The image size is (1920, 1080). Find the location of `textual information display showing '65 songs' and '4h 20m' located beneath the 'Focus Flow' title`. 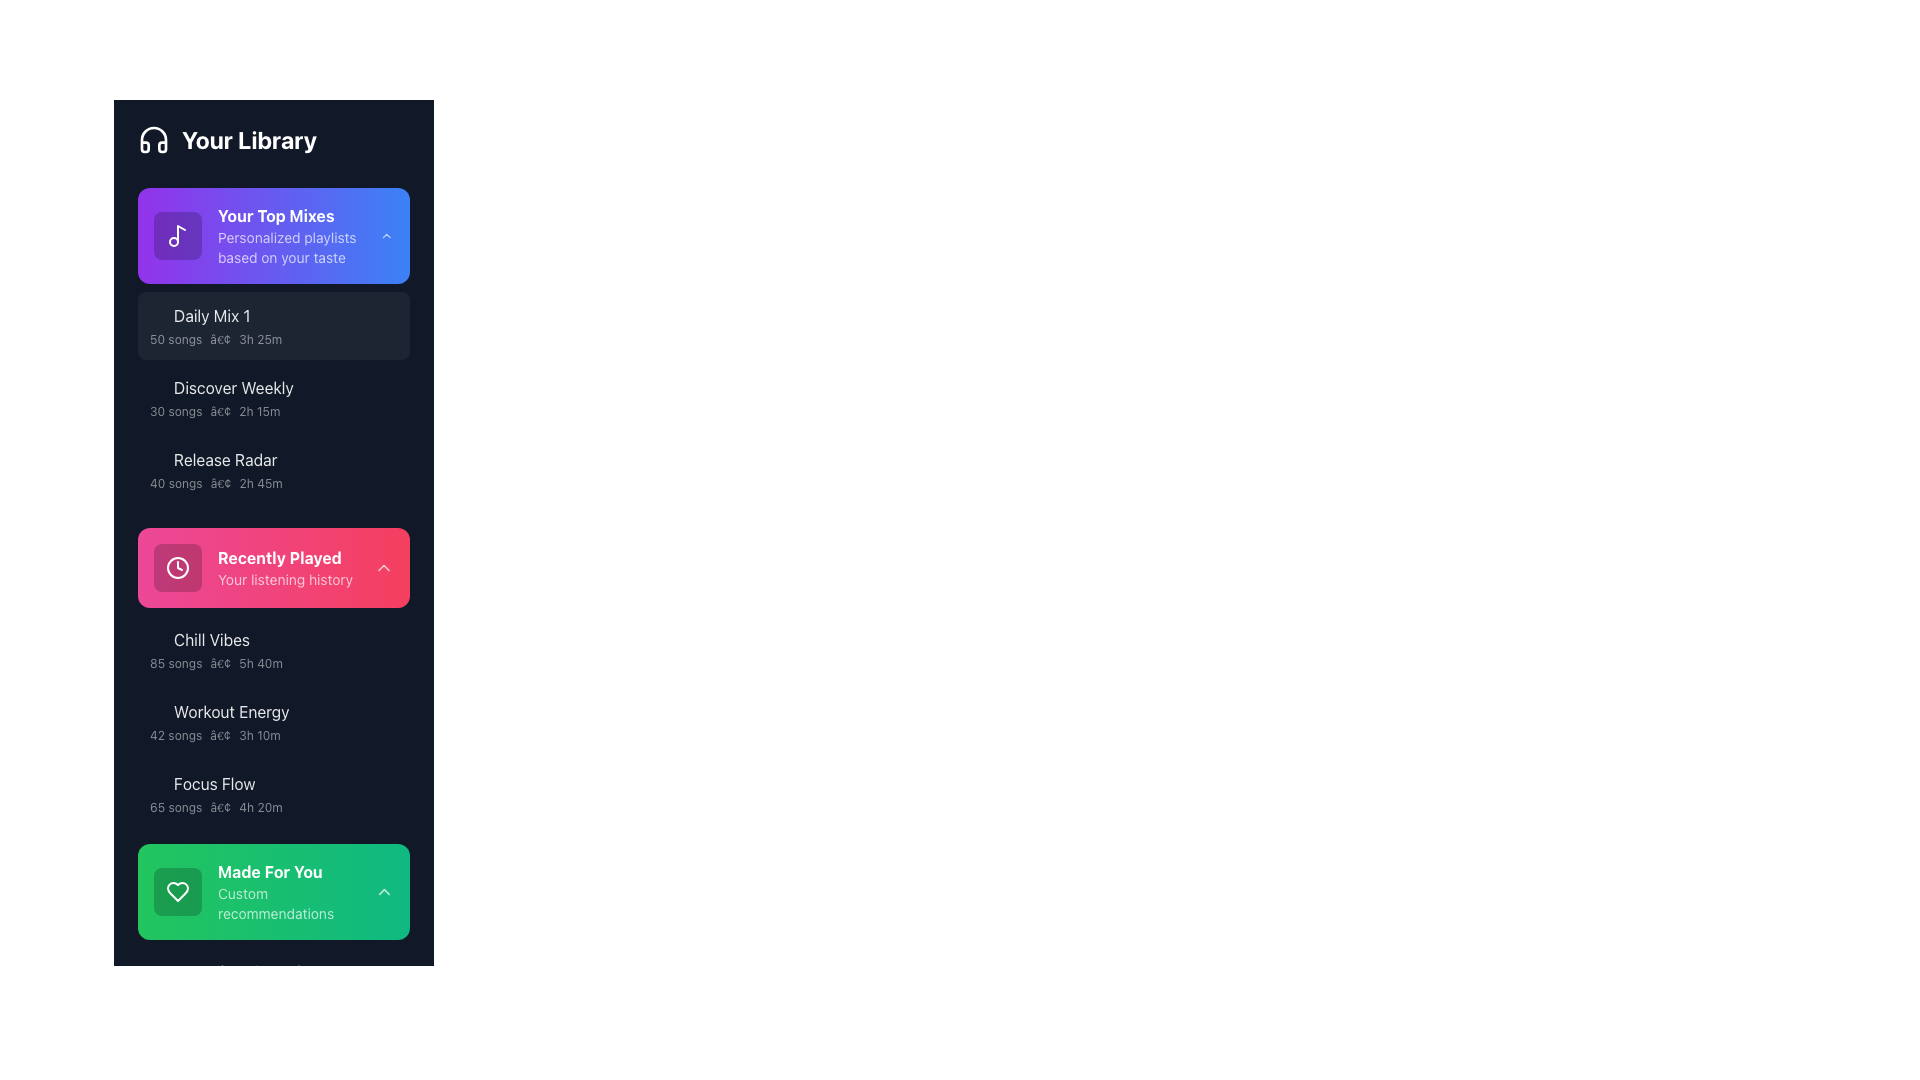

textual information display showing '65 songs' and '4h 20m' located beneath the 'Focus Flow' title is located at coordinates (263, 806).